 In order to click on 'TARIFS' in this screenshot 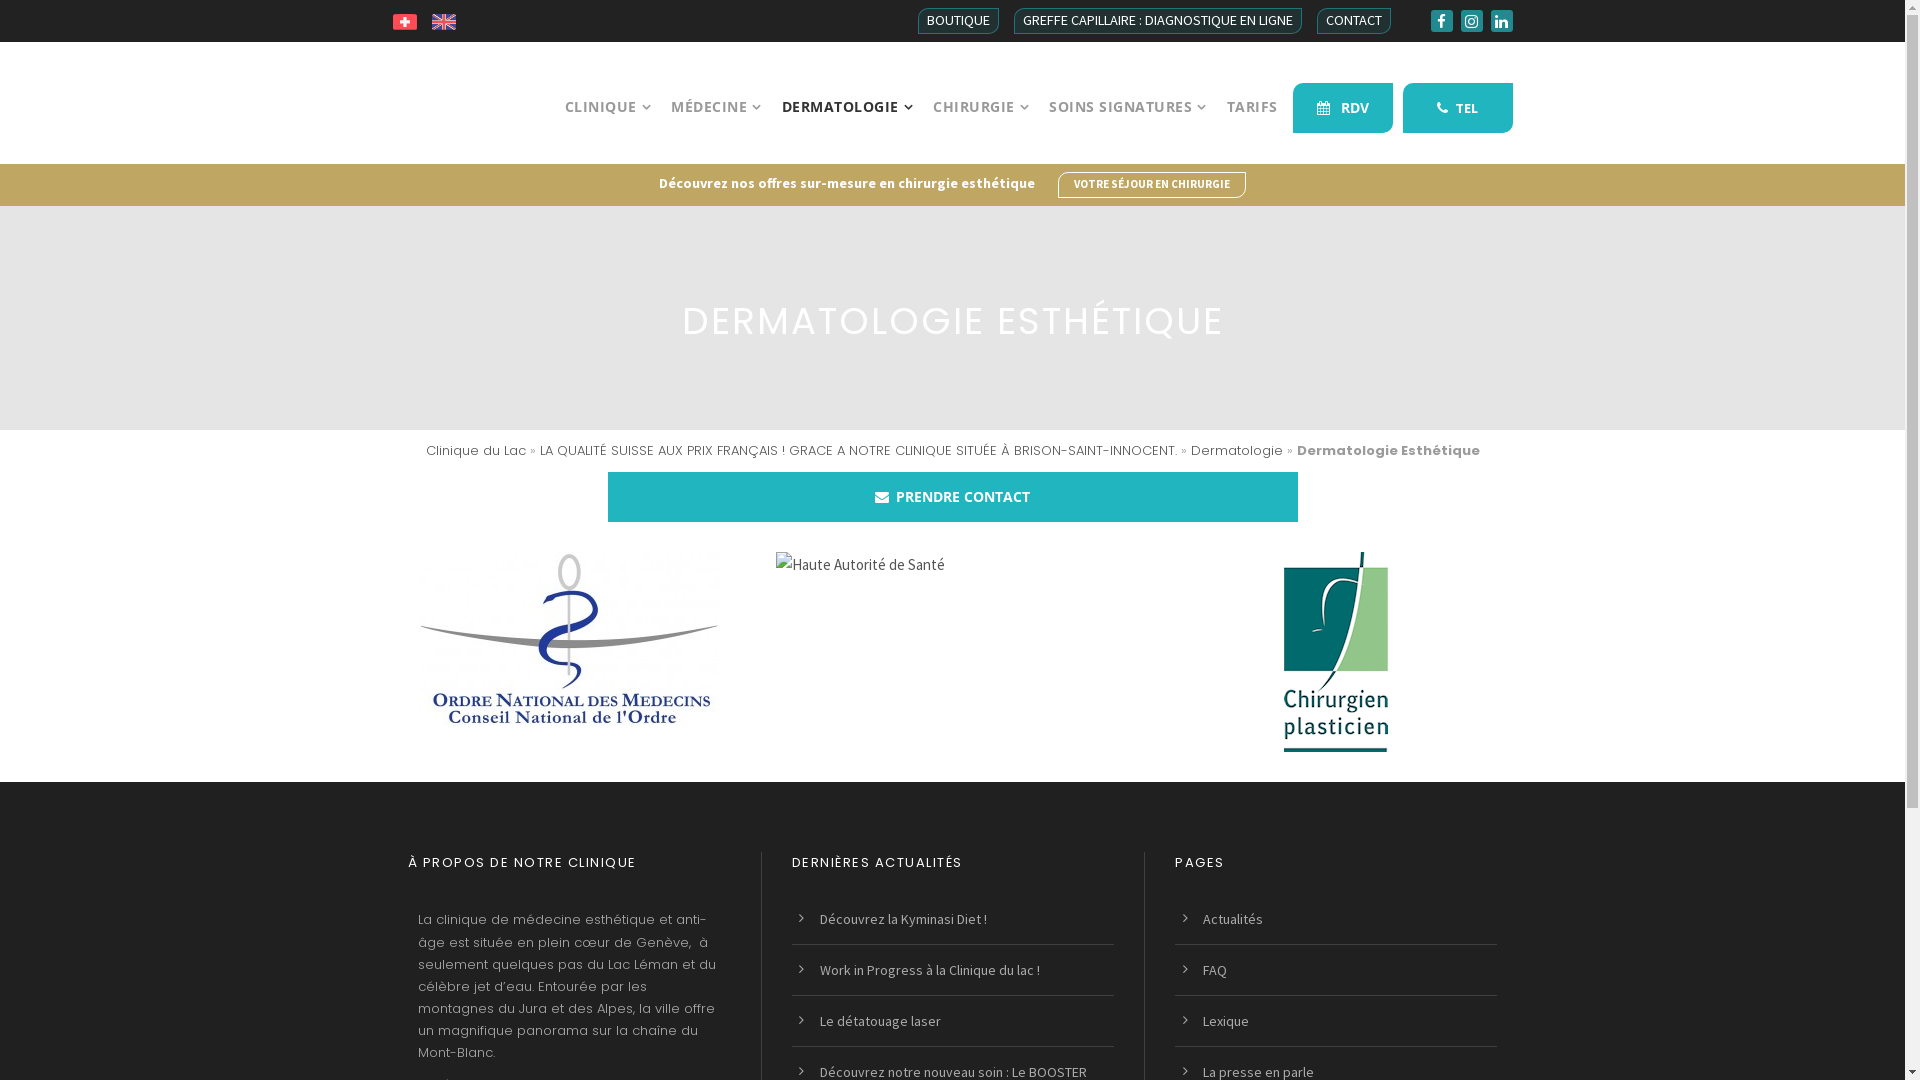, I will do `click(1224, 130)`.